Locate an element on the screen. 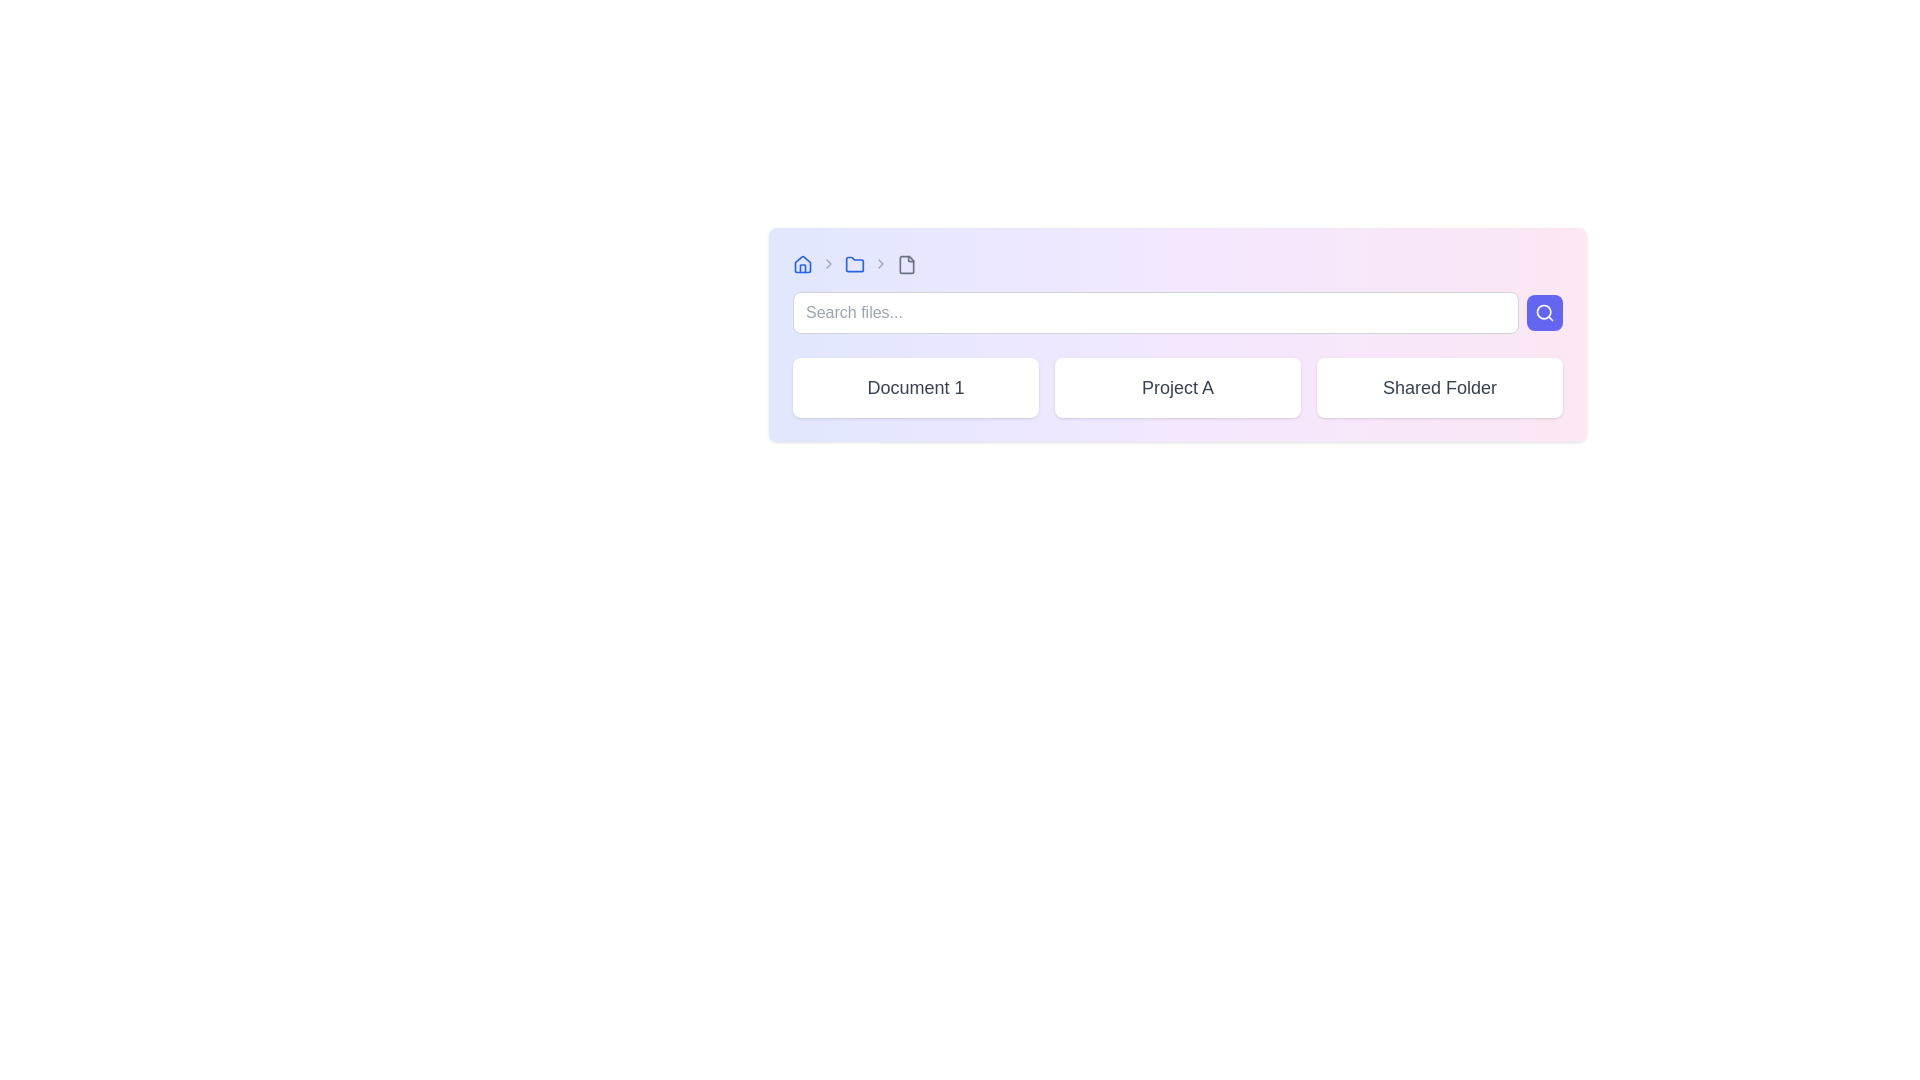 This screenshot has height=1080, width=1920. the gray document icon in the breadcrumb navigation bar to focus on it is located at coordinates (906, 262).